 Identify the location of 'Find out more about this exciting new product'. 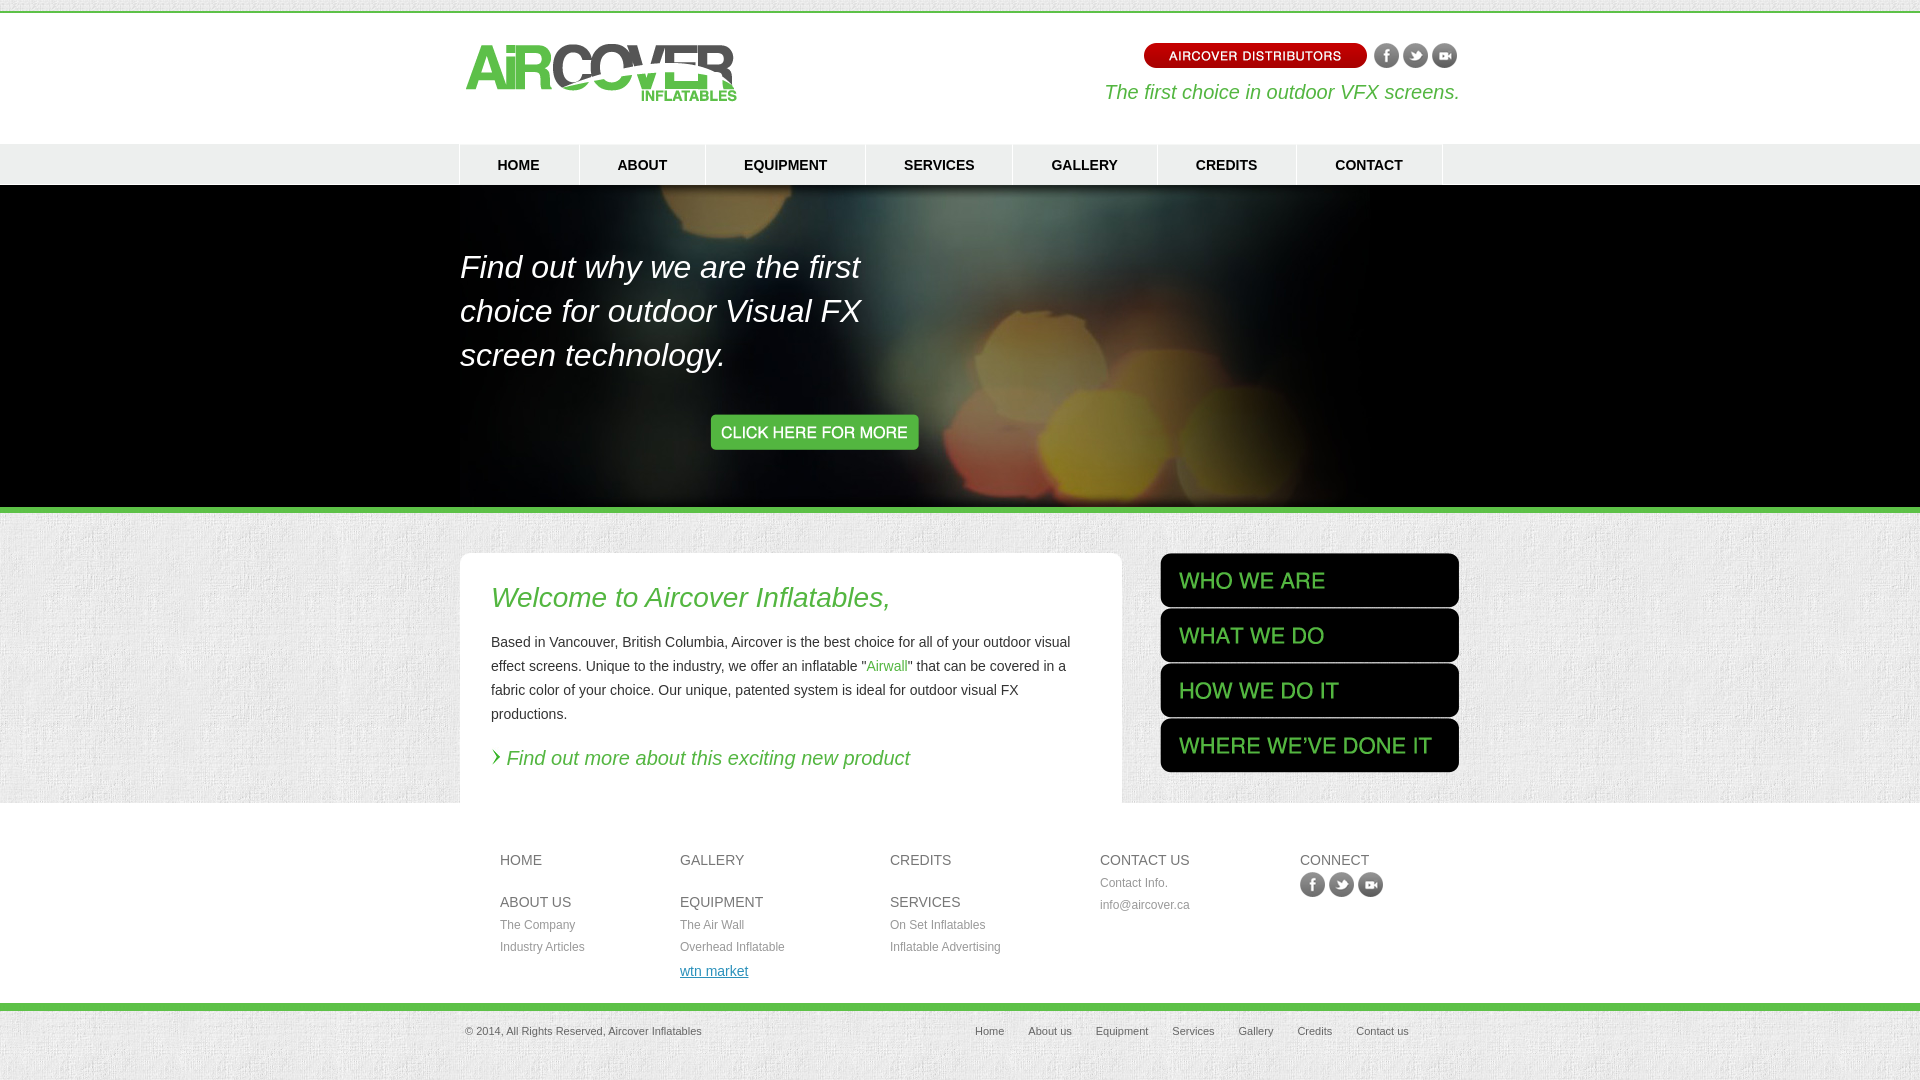
(700, 758).